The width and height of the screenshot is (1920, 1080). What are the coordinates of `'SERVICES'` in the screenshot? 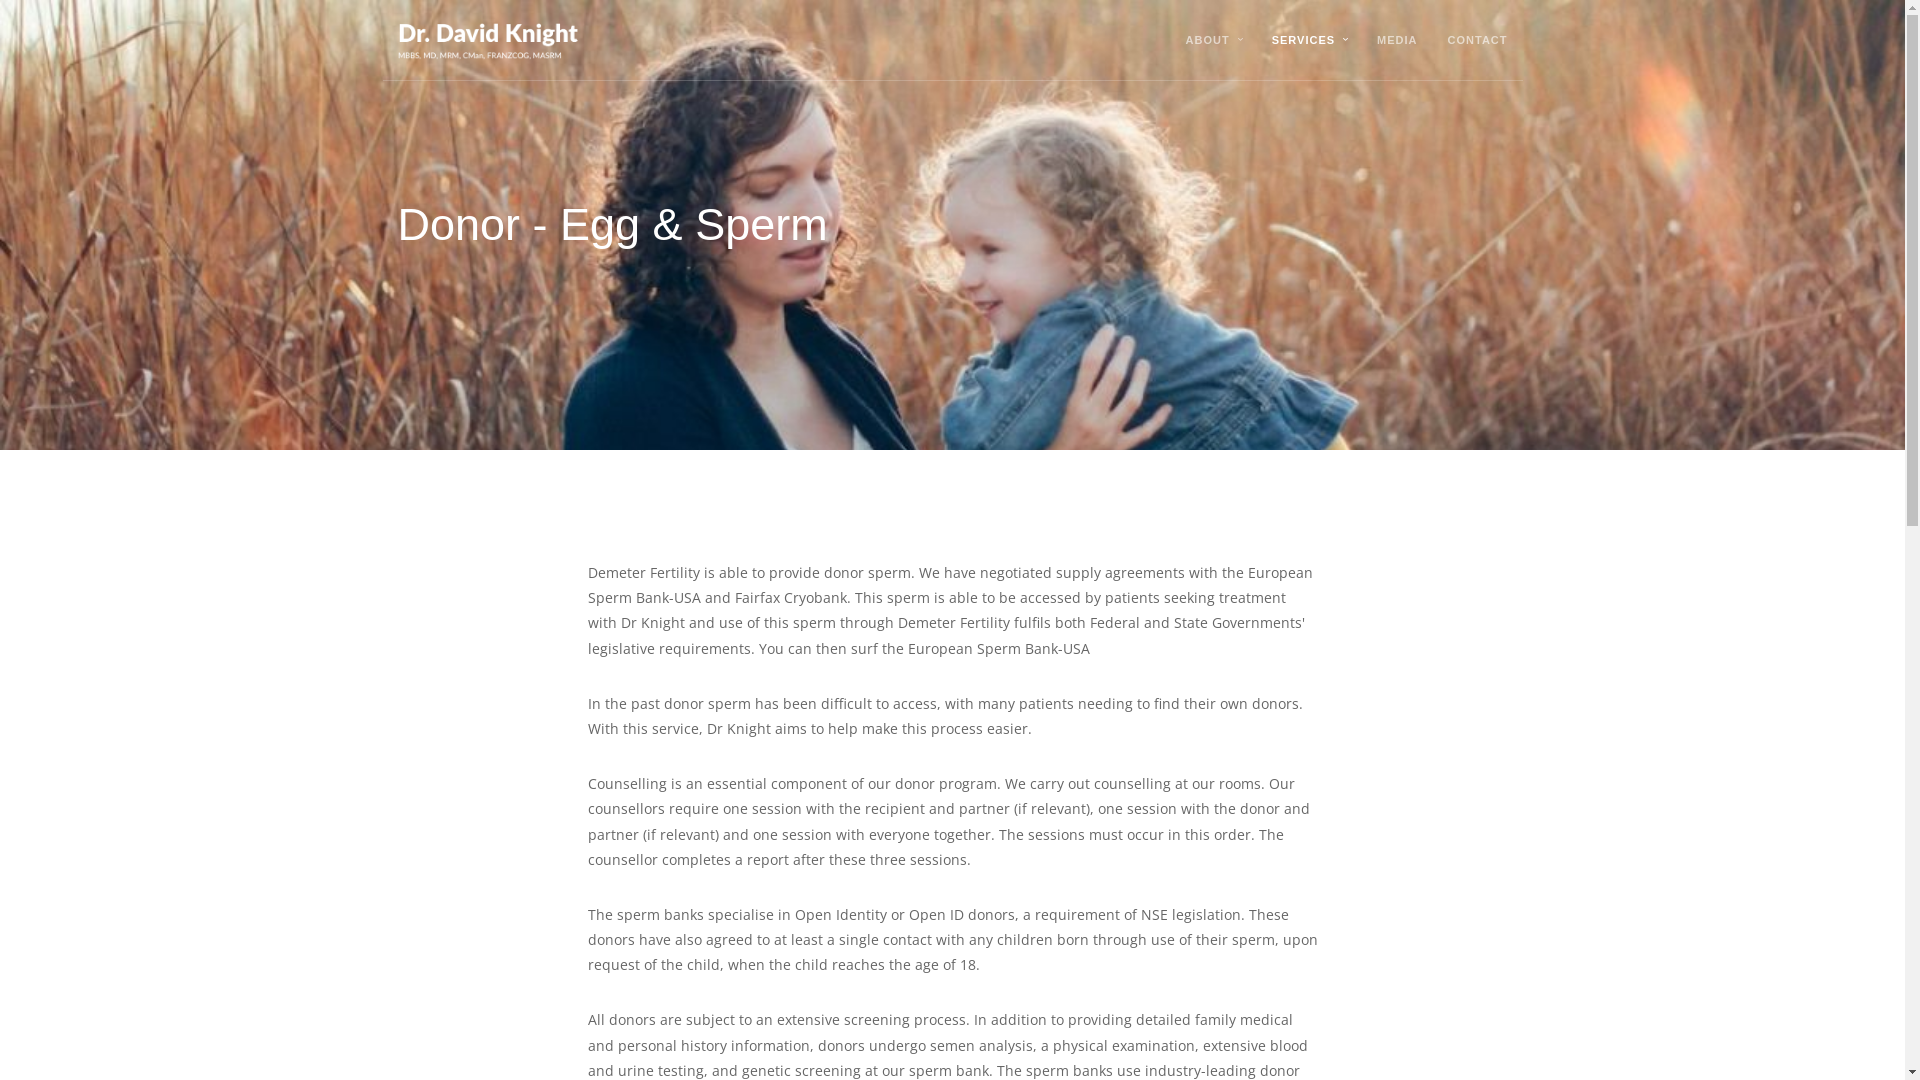 It's located at (1303, 39).